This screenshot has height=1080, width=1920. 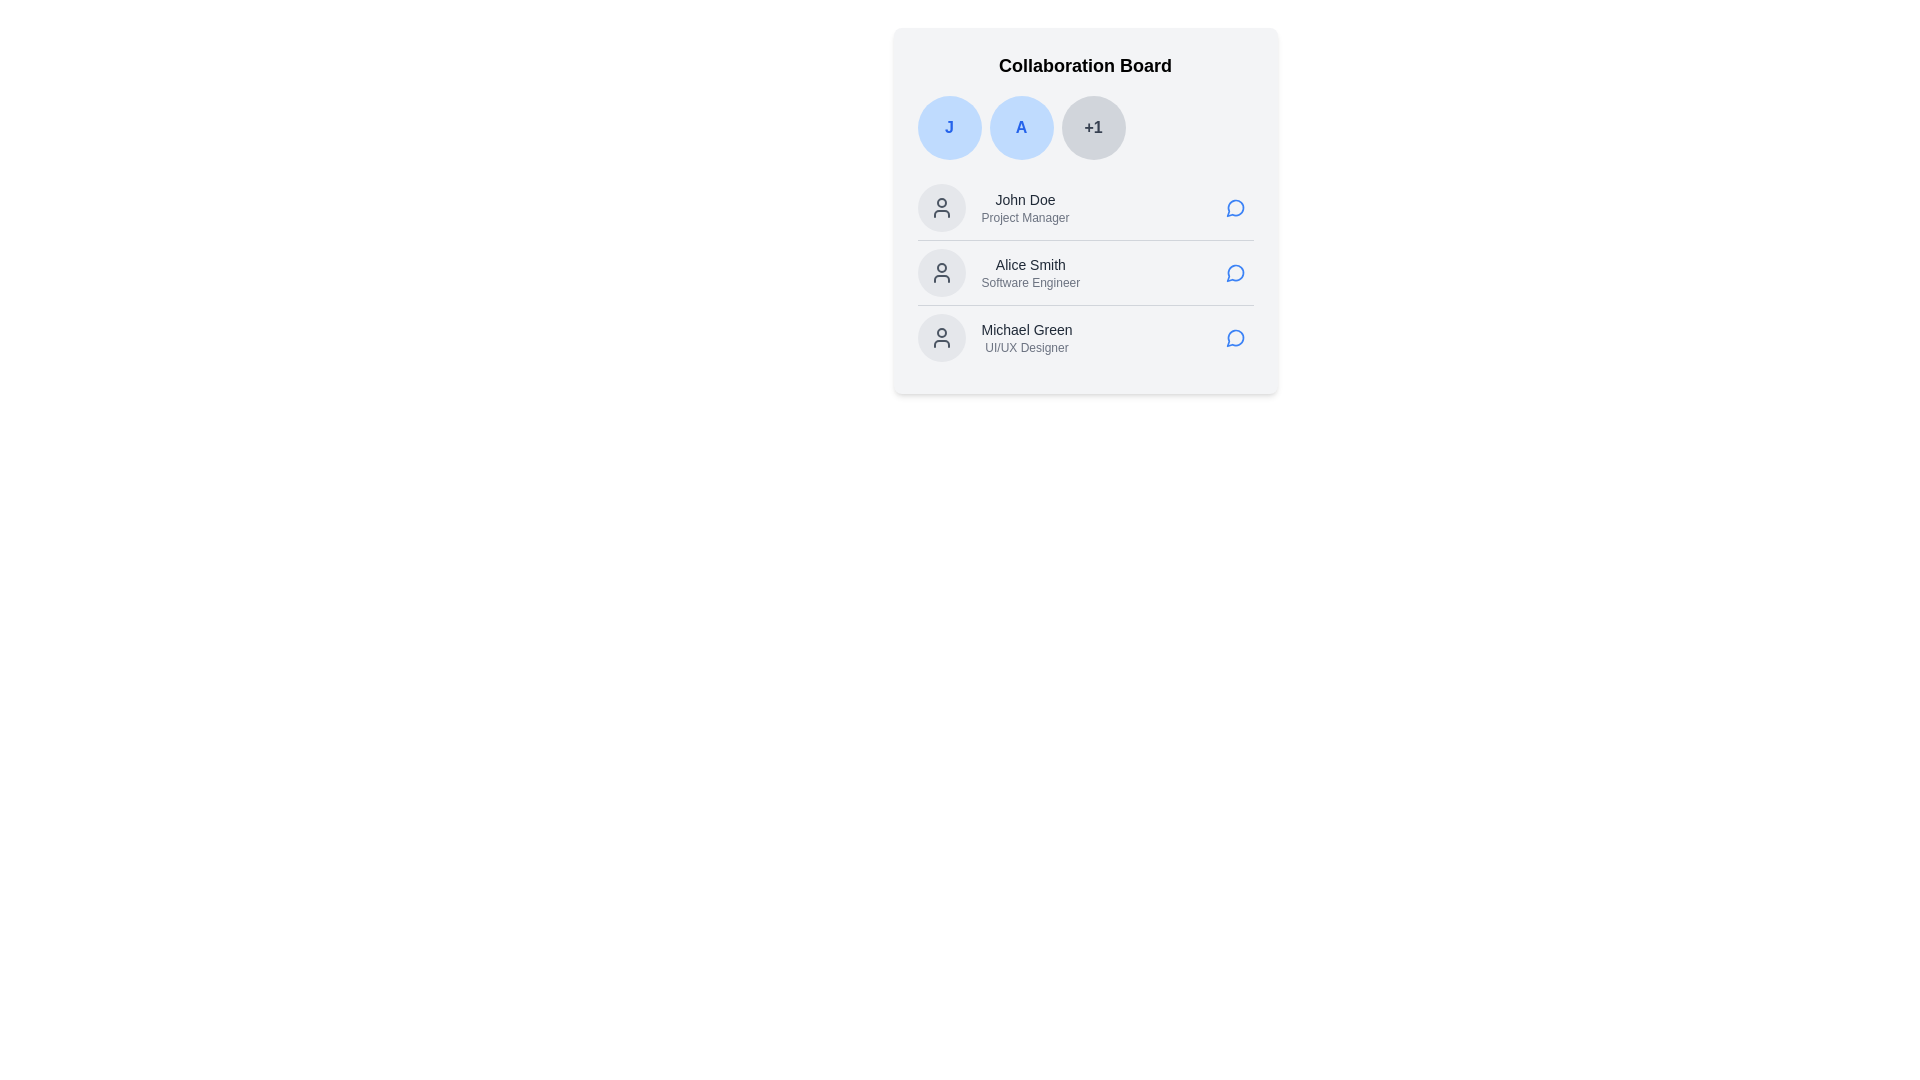 What do you see at coordinates (1084, 127) in the screenshot?
I see `the 'A' circle in the group of avatar indicators located under the 'Collaboration Board' label` at bounding box center [1084, 127].